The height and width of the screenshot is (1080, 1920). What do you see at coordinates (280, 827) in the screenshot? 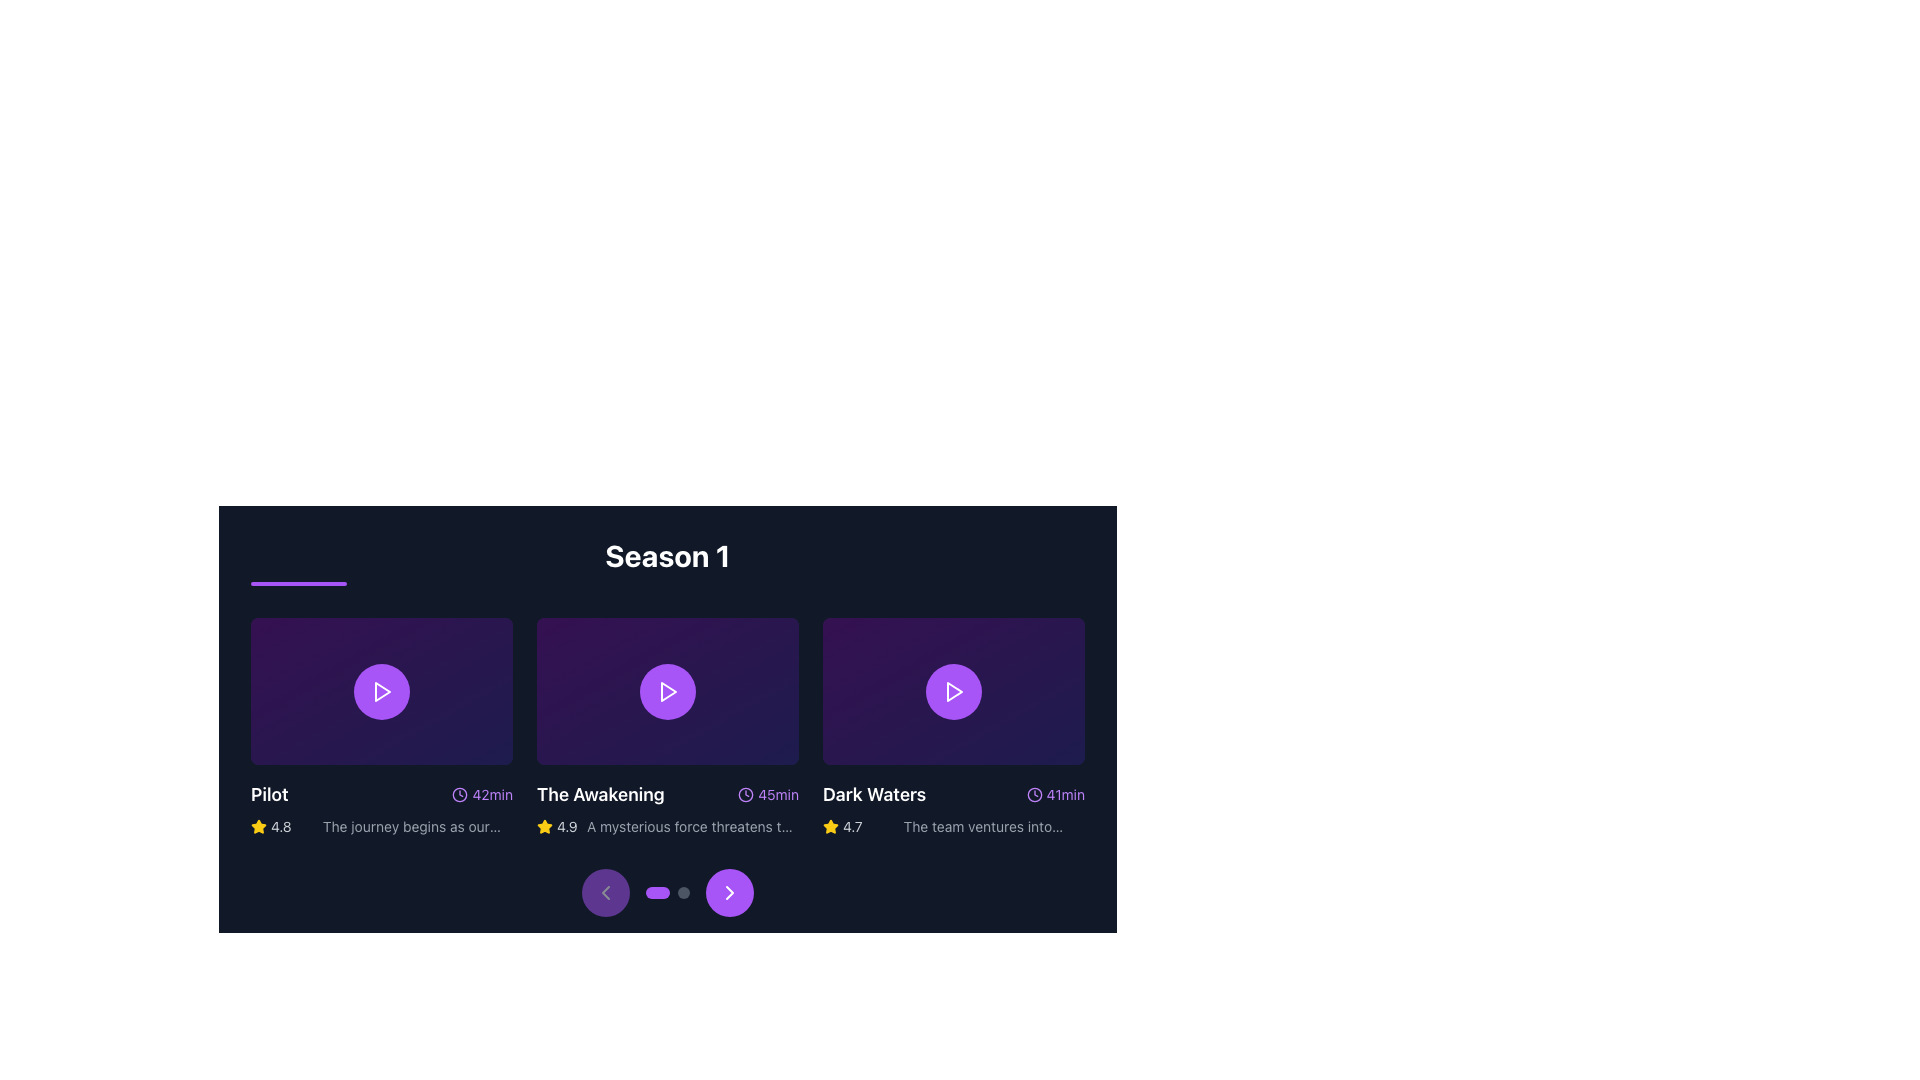
I see `the text label that conveys the rating value for the associated item, located in the bottom-left section of the first card, to the right of the yellow star icon` at bounding box center [280, 827].